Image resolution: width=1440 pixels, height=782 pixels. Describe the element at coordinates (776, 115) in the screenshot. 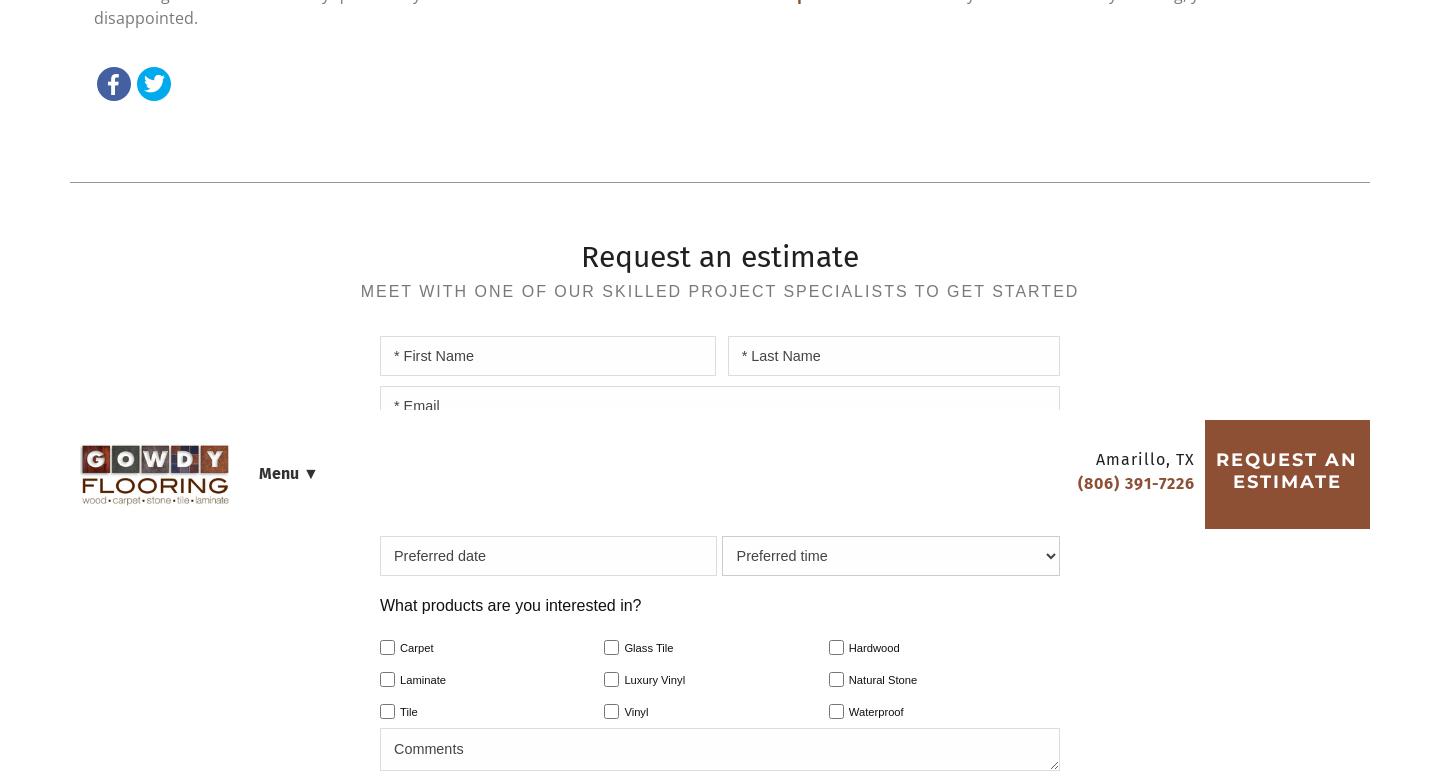

I see `'Services'` at that location.